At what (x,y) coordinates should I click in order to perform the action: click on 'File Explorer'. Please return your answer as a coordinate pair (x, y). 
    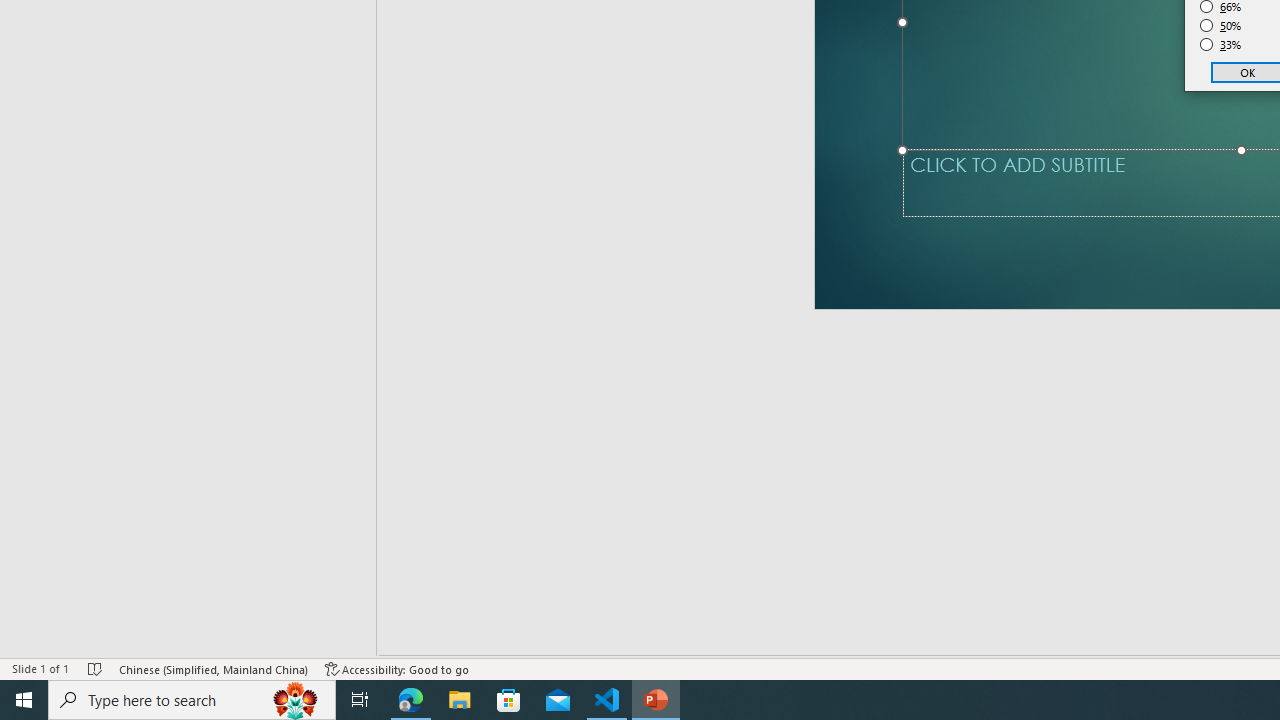
    Looking at the image, I should click on (459, 698).